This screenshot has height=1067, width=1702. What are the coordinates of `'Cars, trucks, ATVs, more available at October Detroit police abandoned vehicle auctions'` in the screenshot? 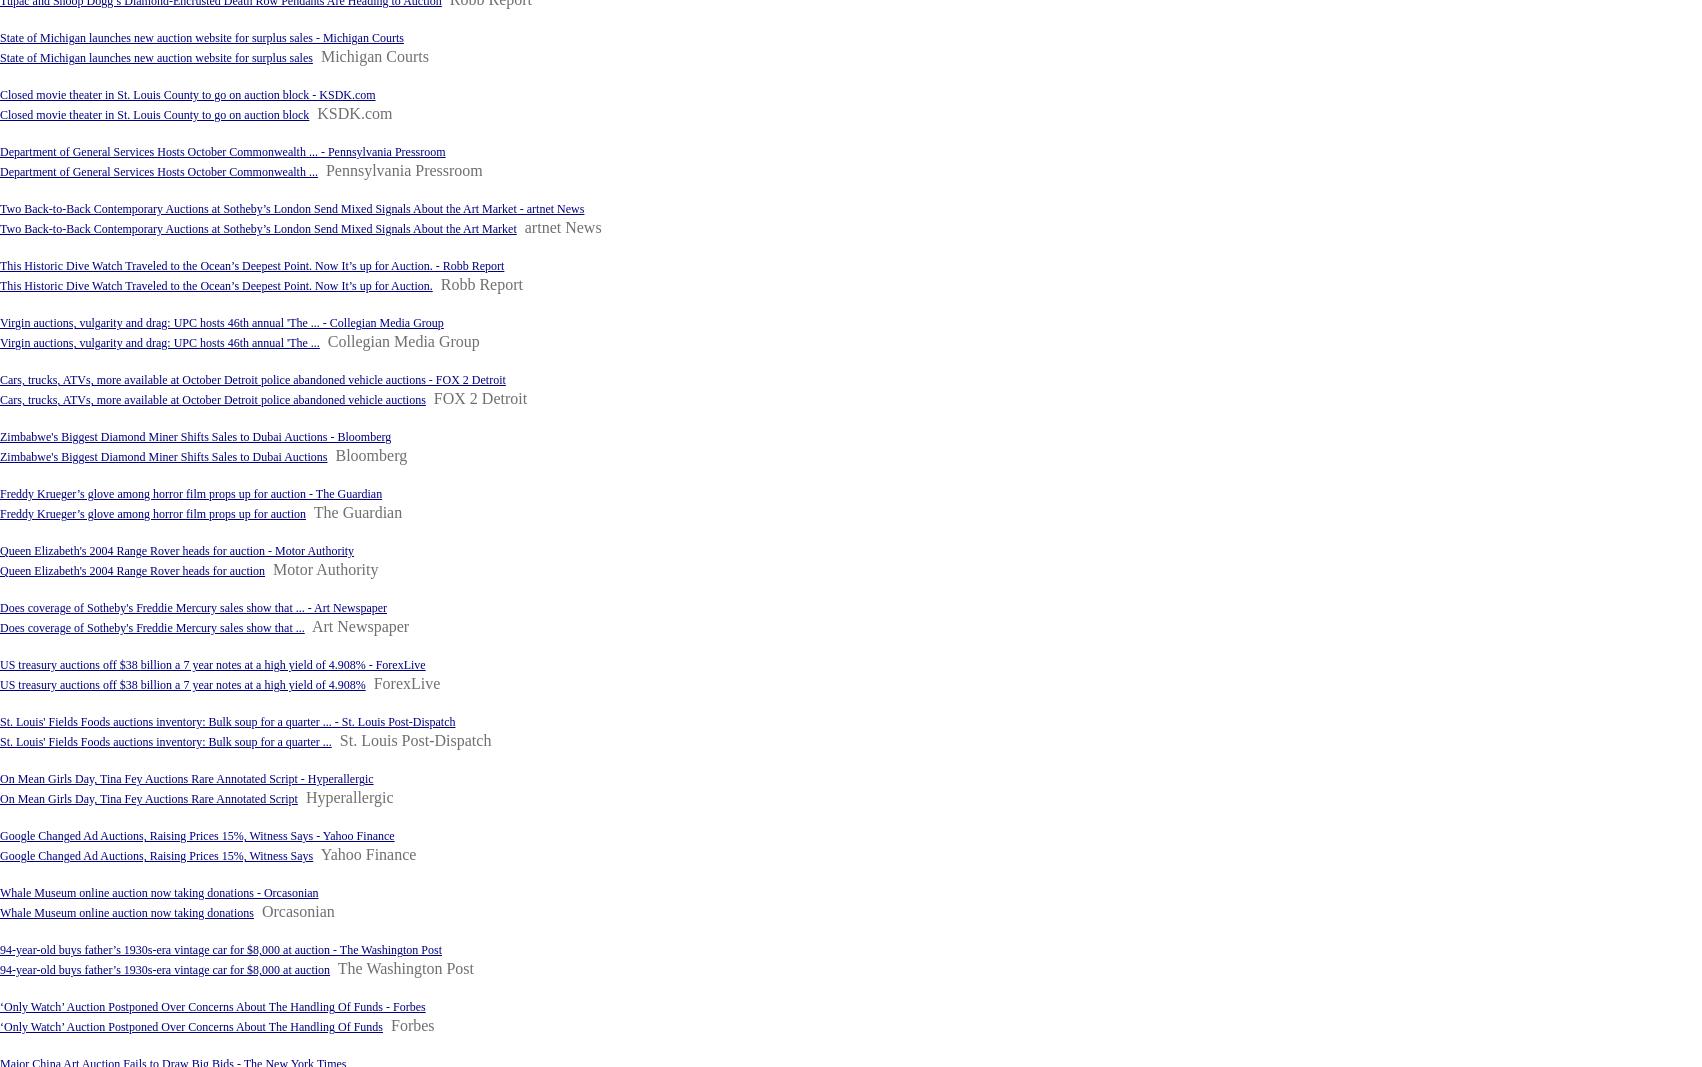 It's located at (211, 399).